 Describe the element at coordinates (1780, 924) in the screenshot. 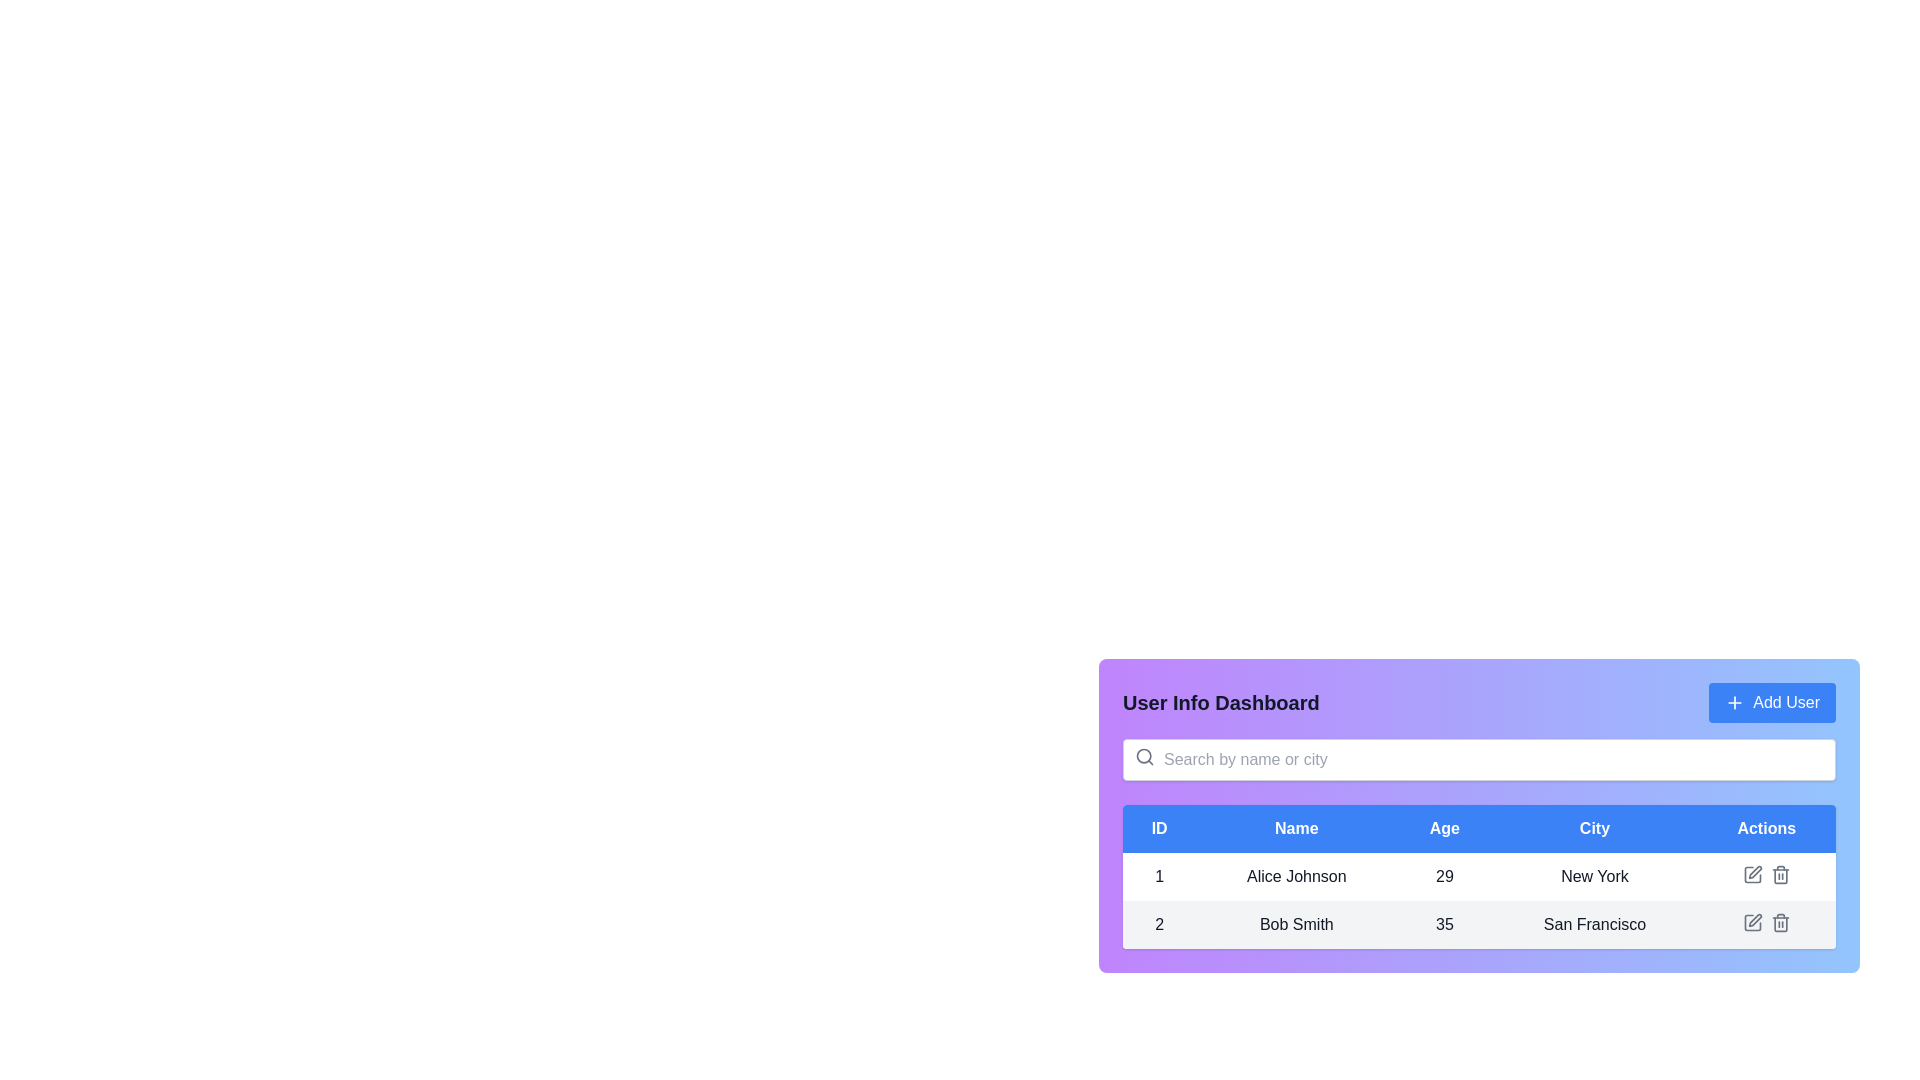

I see `the trash can icon in the 'Actions' column` at that location.